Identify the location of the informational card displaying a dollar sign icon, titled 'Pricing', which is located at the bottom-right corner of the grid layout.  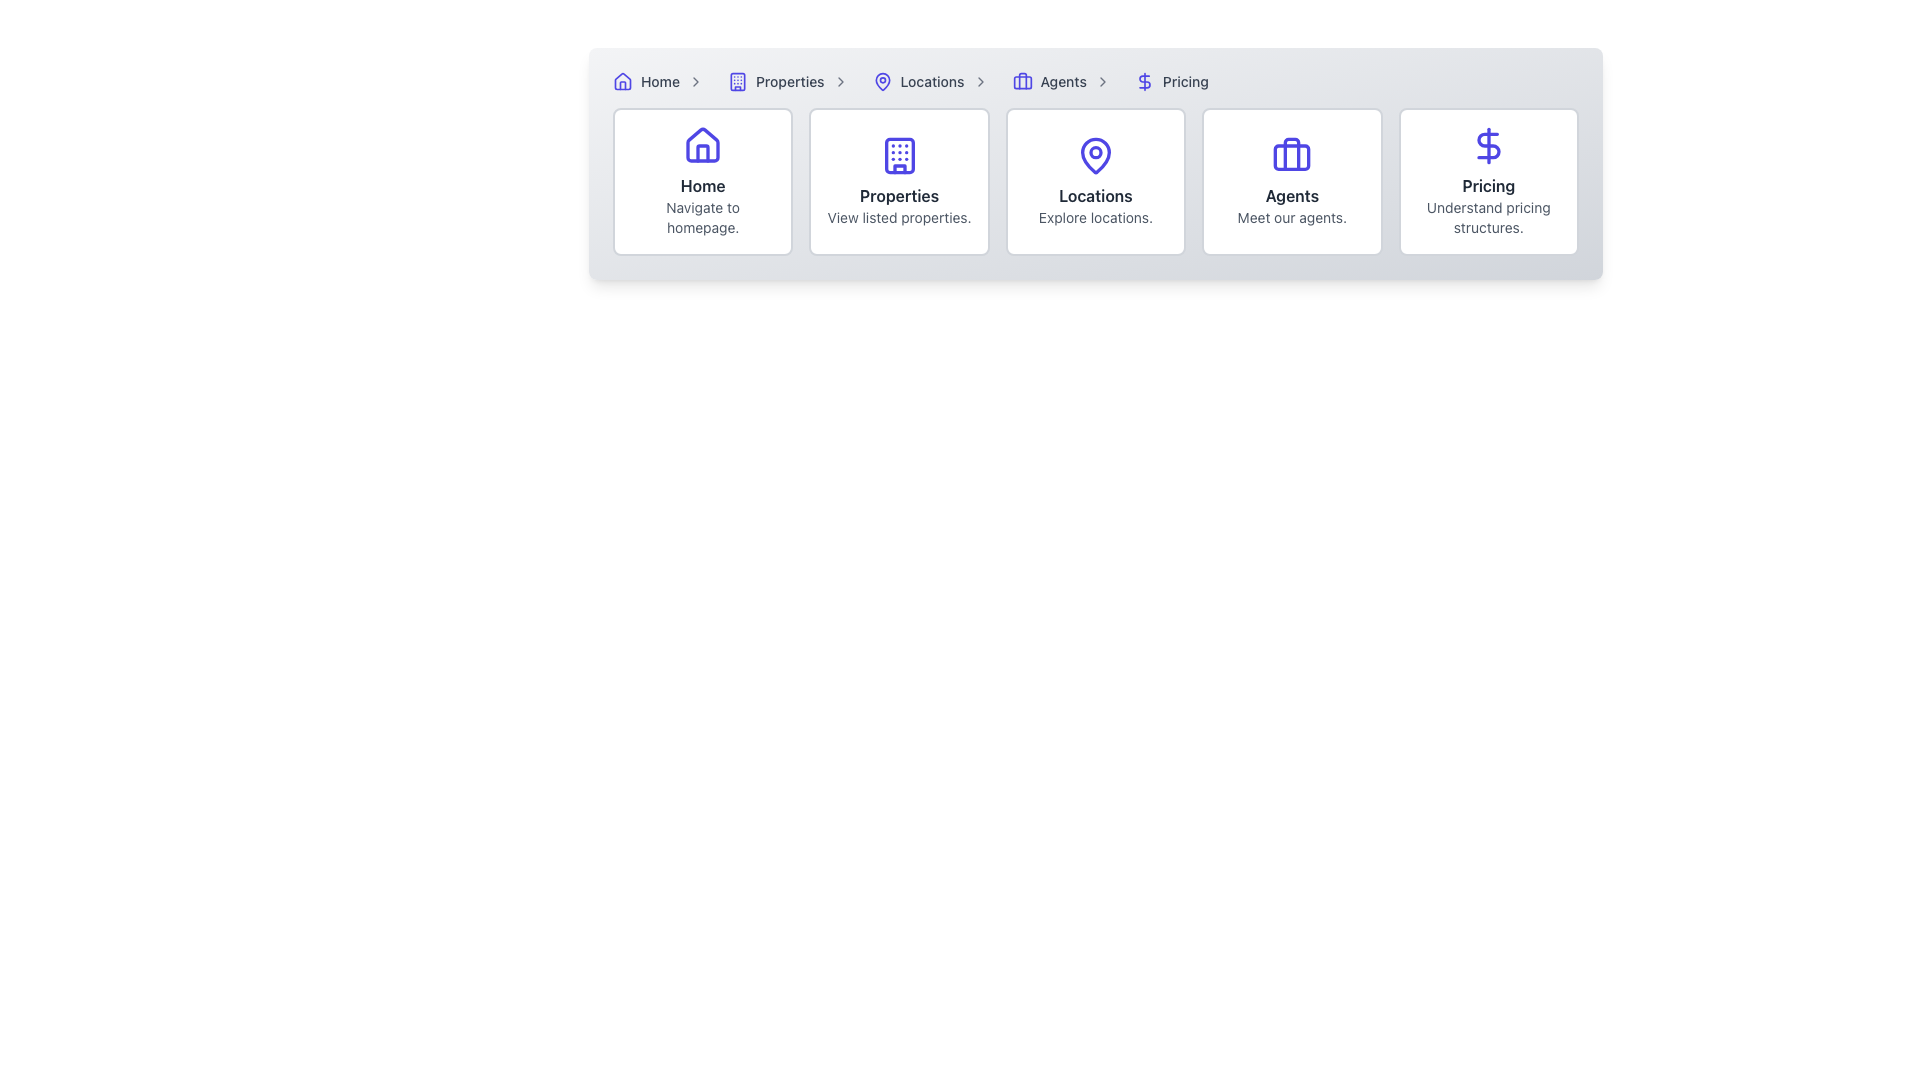
(1488, 181).